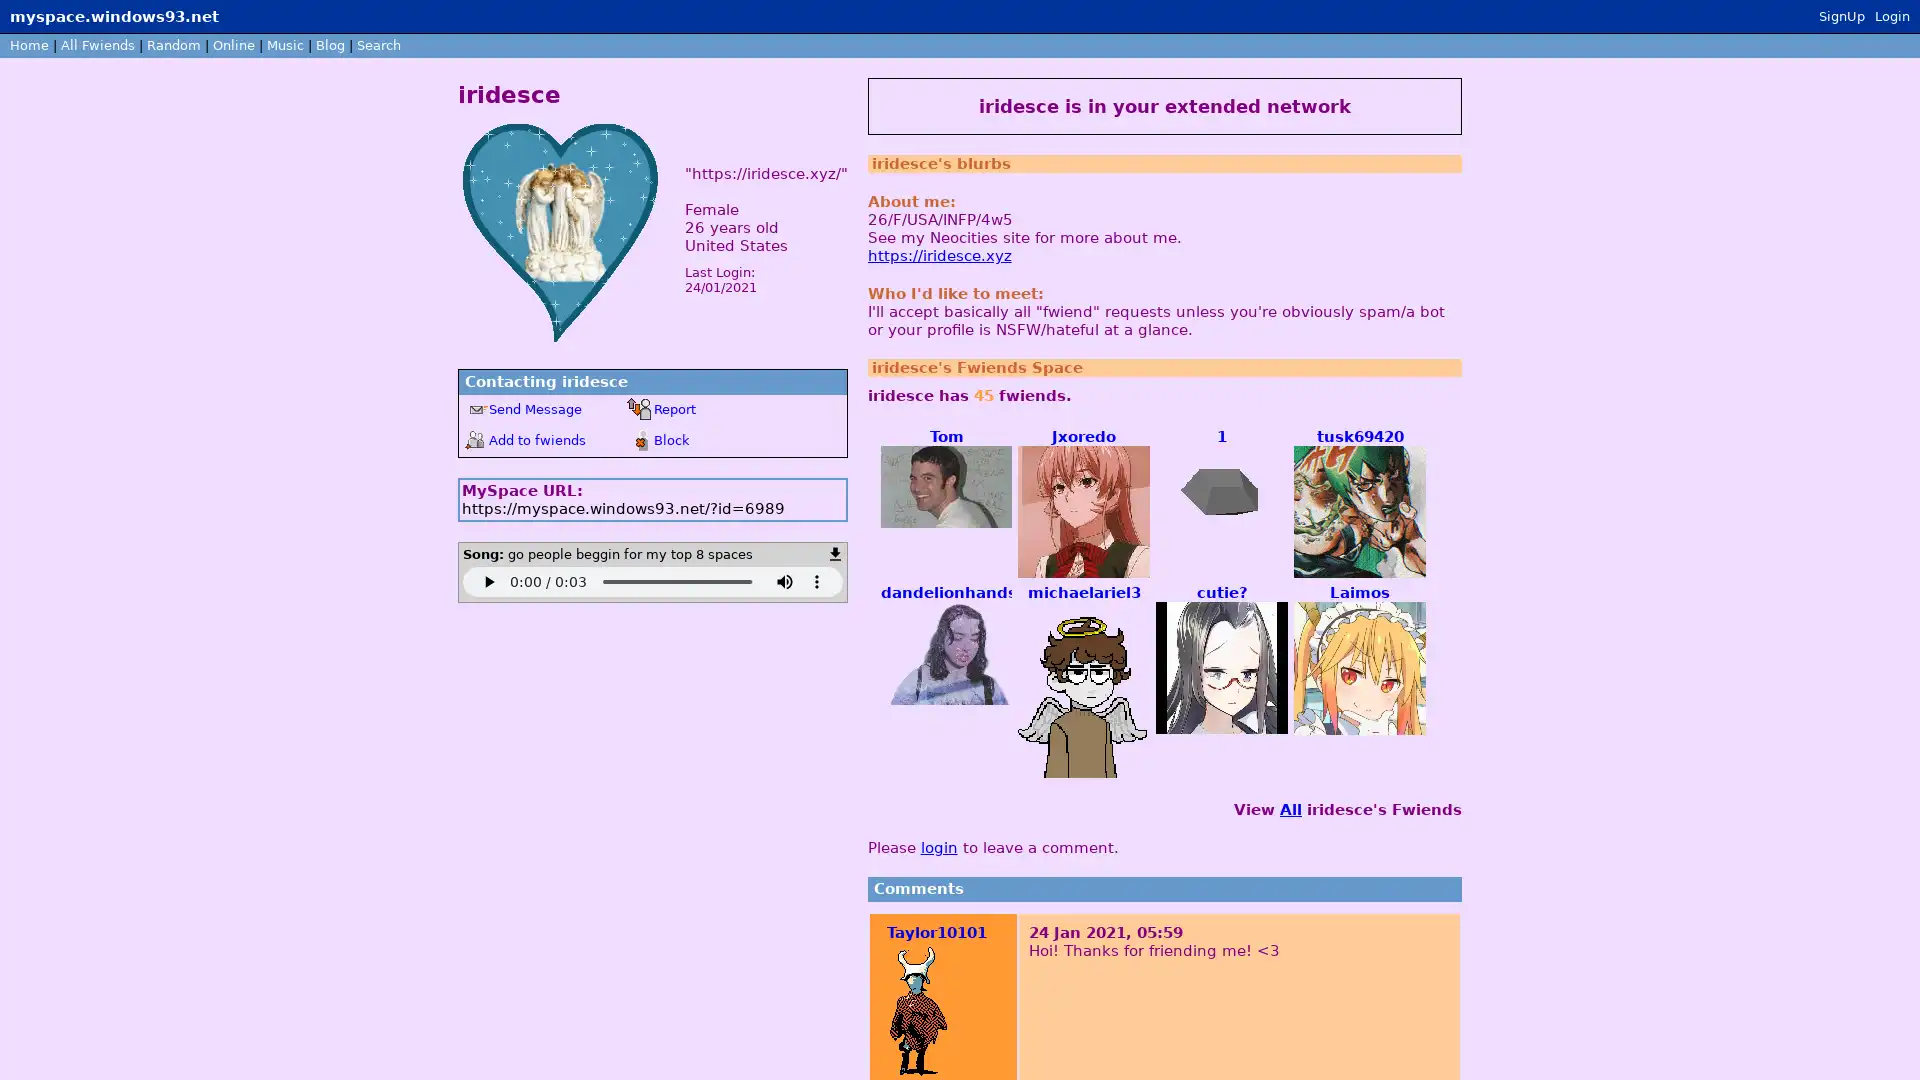  Describe the element at coordinates (782, 582) in the screenshot. I see `mute` at that location.